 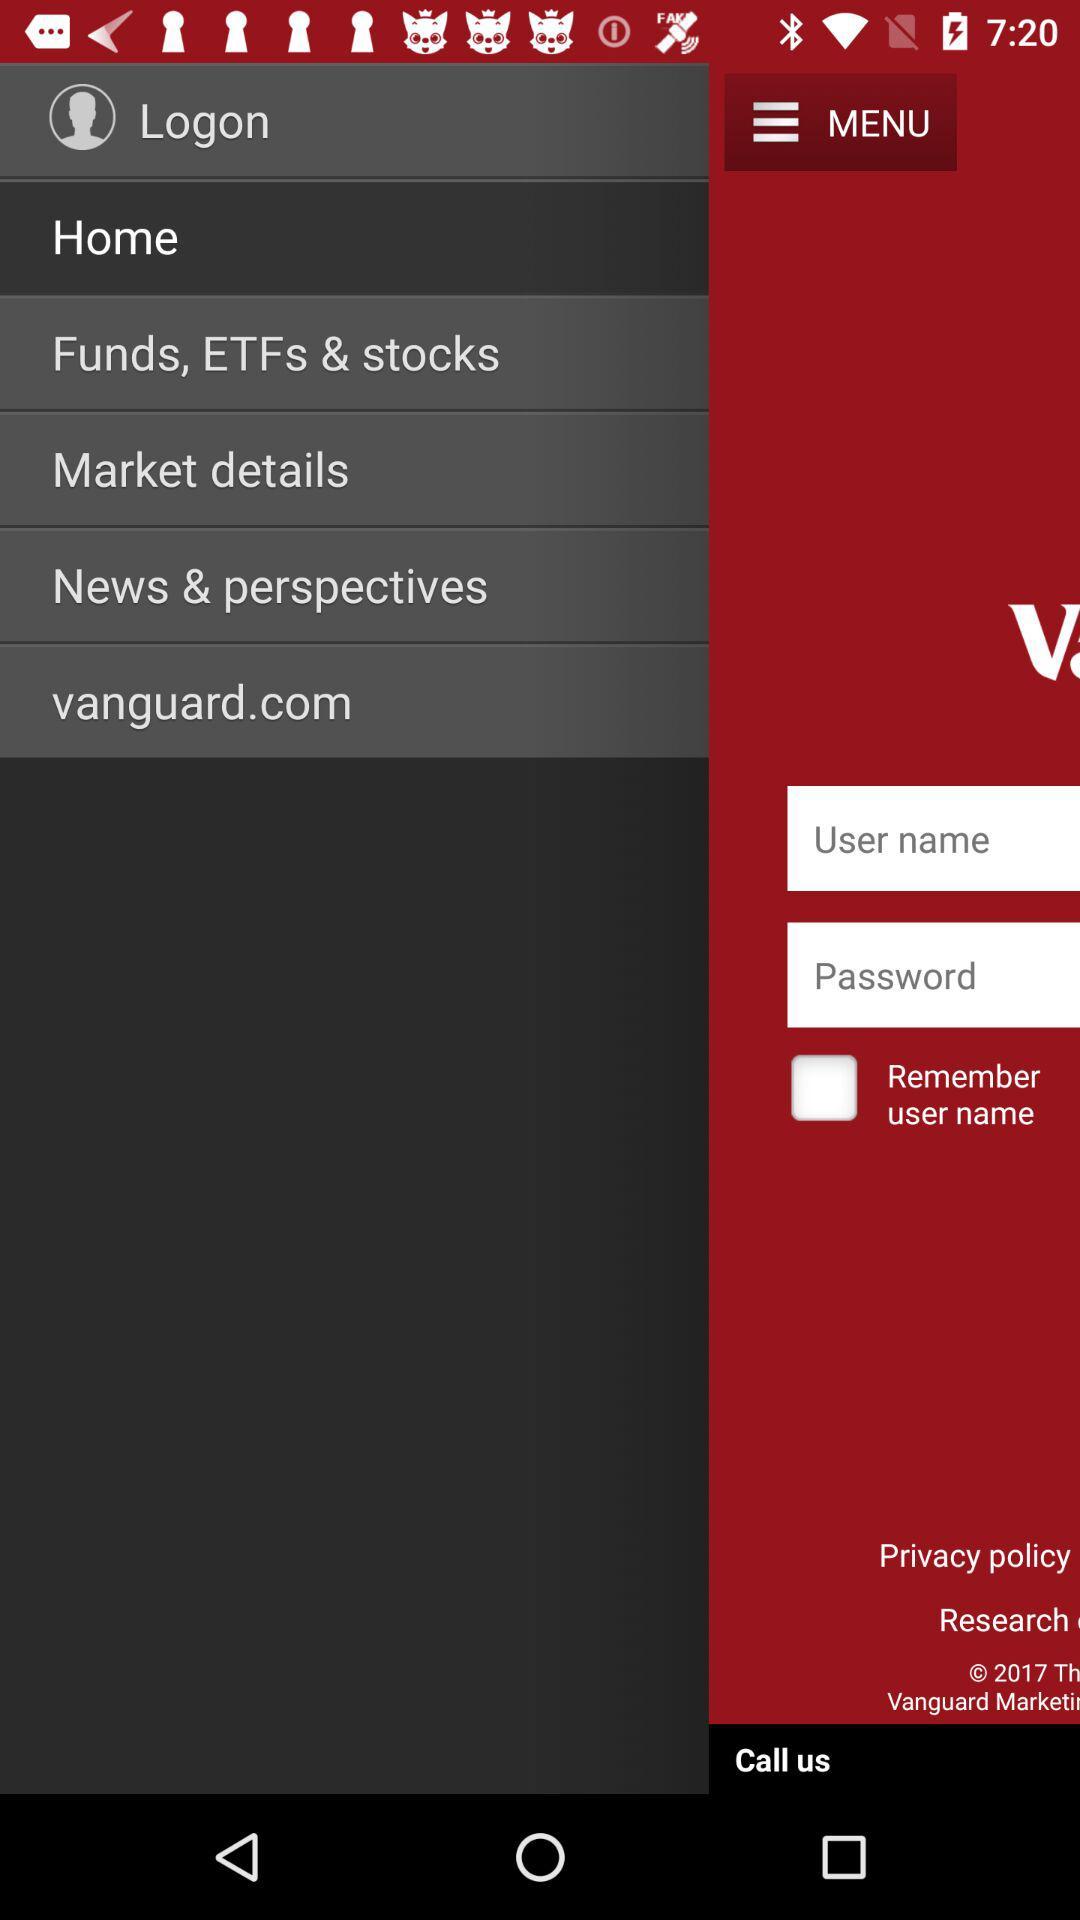 What do you see at coordinates (974, 1553) in the screenshot?
I see `the privacy policy icon` at bounding box center [974, 1553].